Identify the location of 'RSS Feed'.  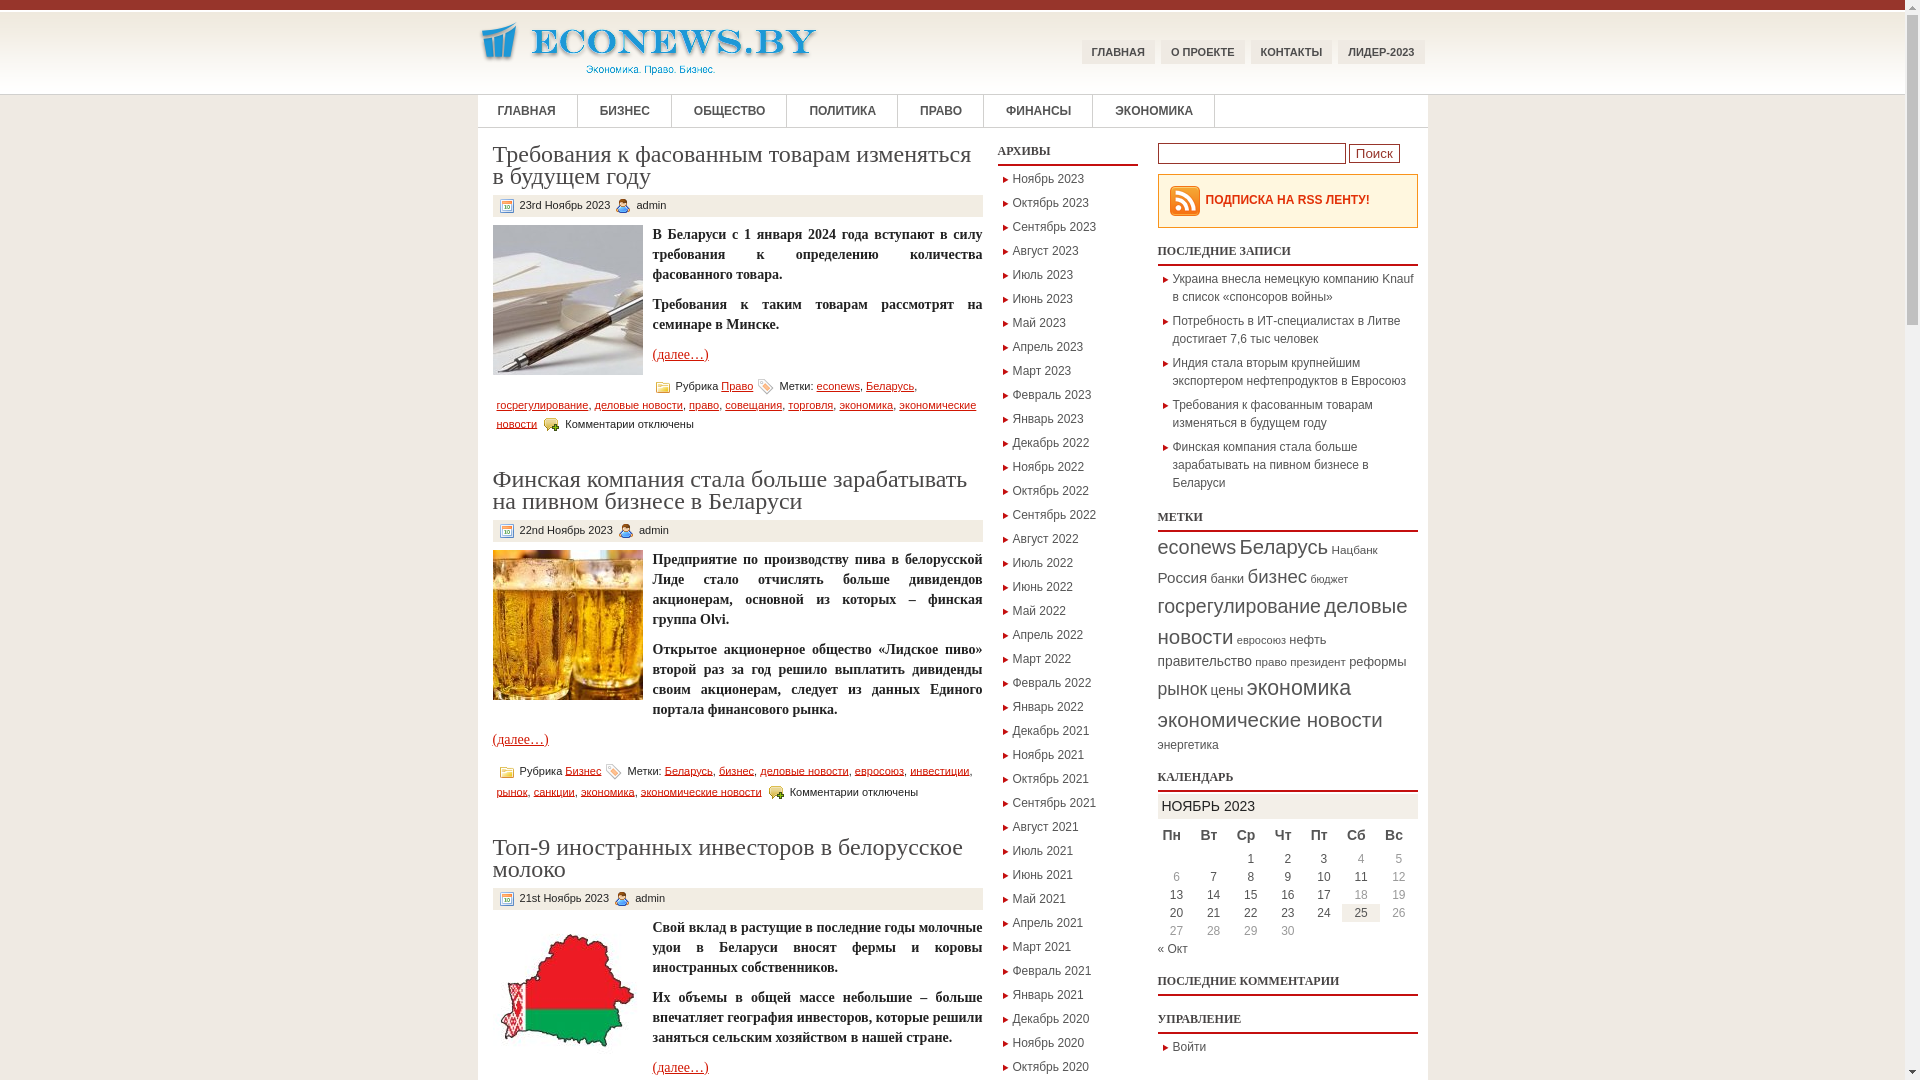
(1184, 200).